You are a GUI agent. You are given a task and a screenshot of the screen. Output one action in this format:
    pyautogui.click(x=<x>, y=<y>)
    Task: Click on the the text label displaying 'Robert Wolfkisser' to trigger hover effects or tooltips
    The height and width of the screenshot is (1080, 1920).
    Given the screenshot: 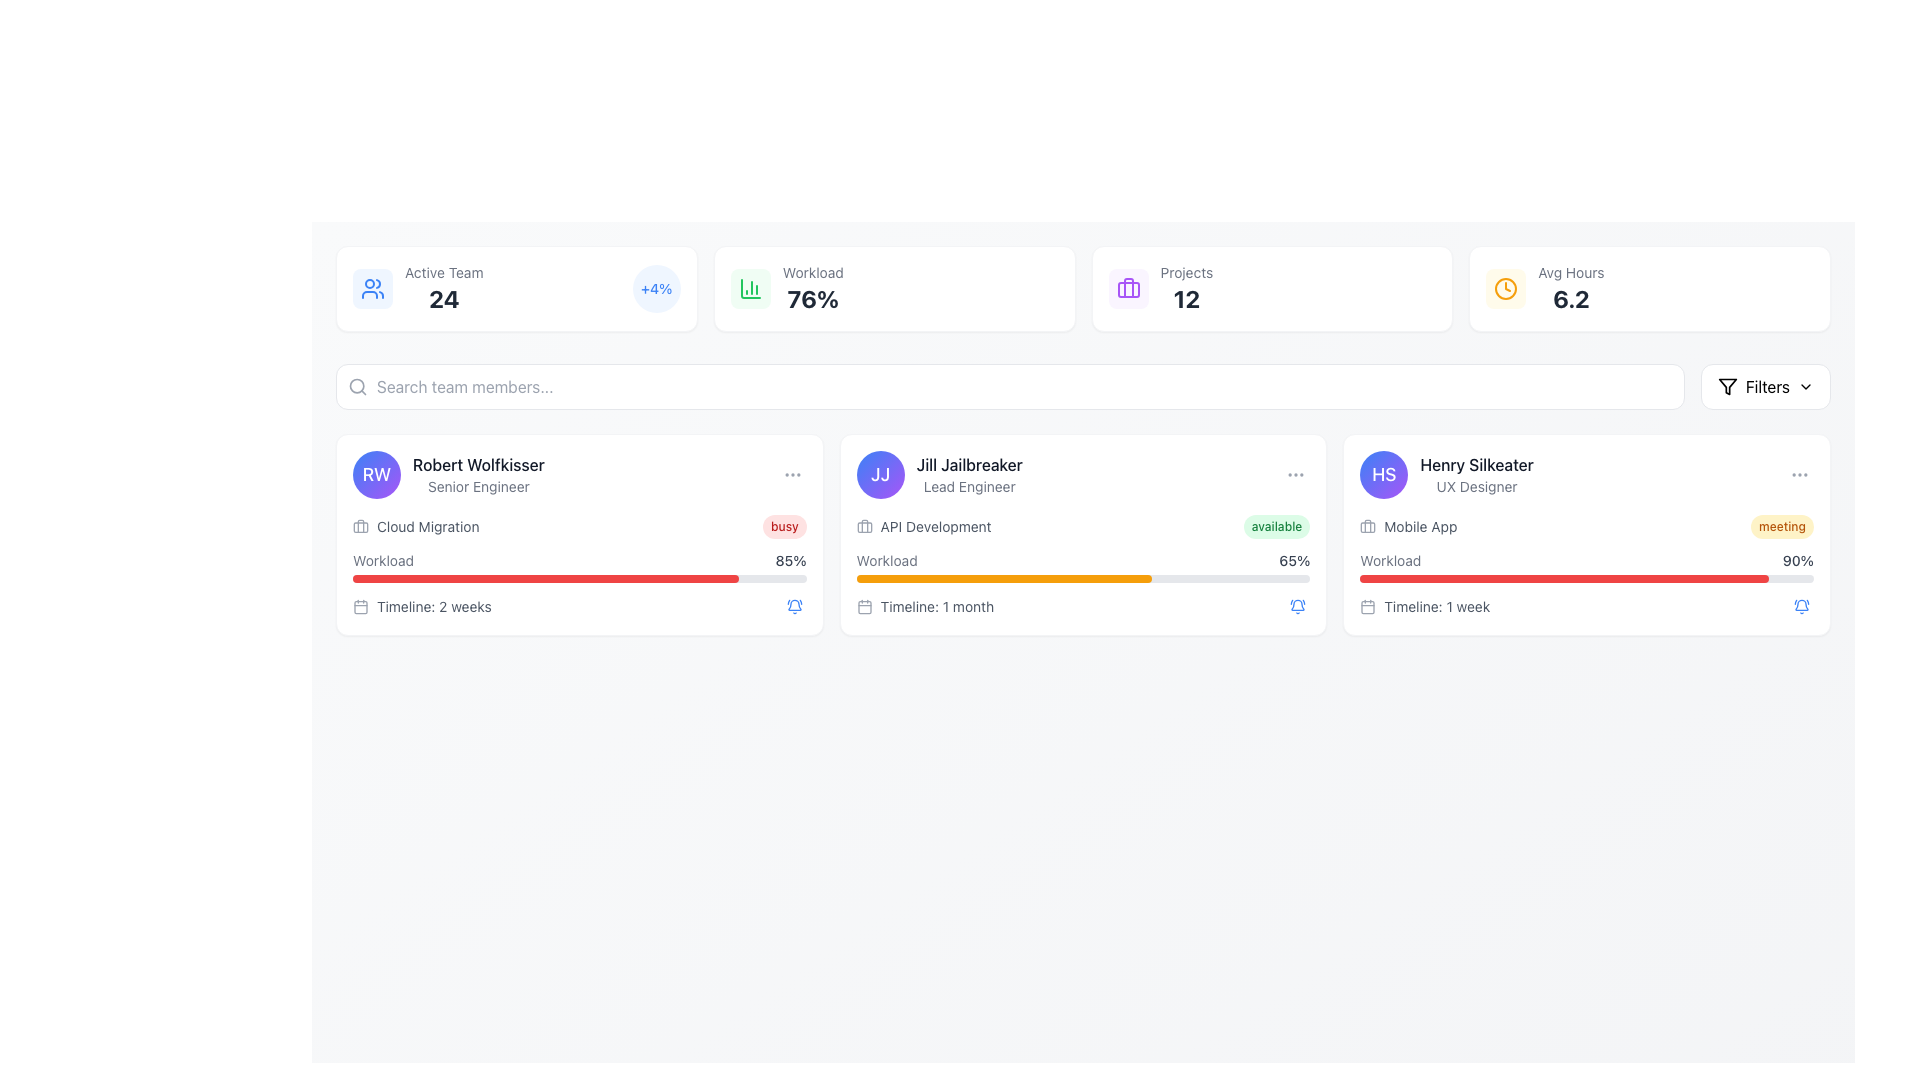 What is the action you would take?
    pyautogui.click(x=477, y=465)
    